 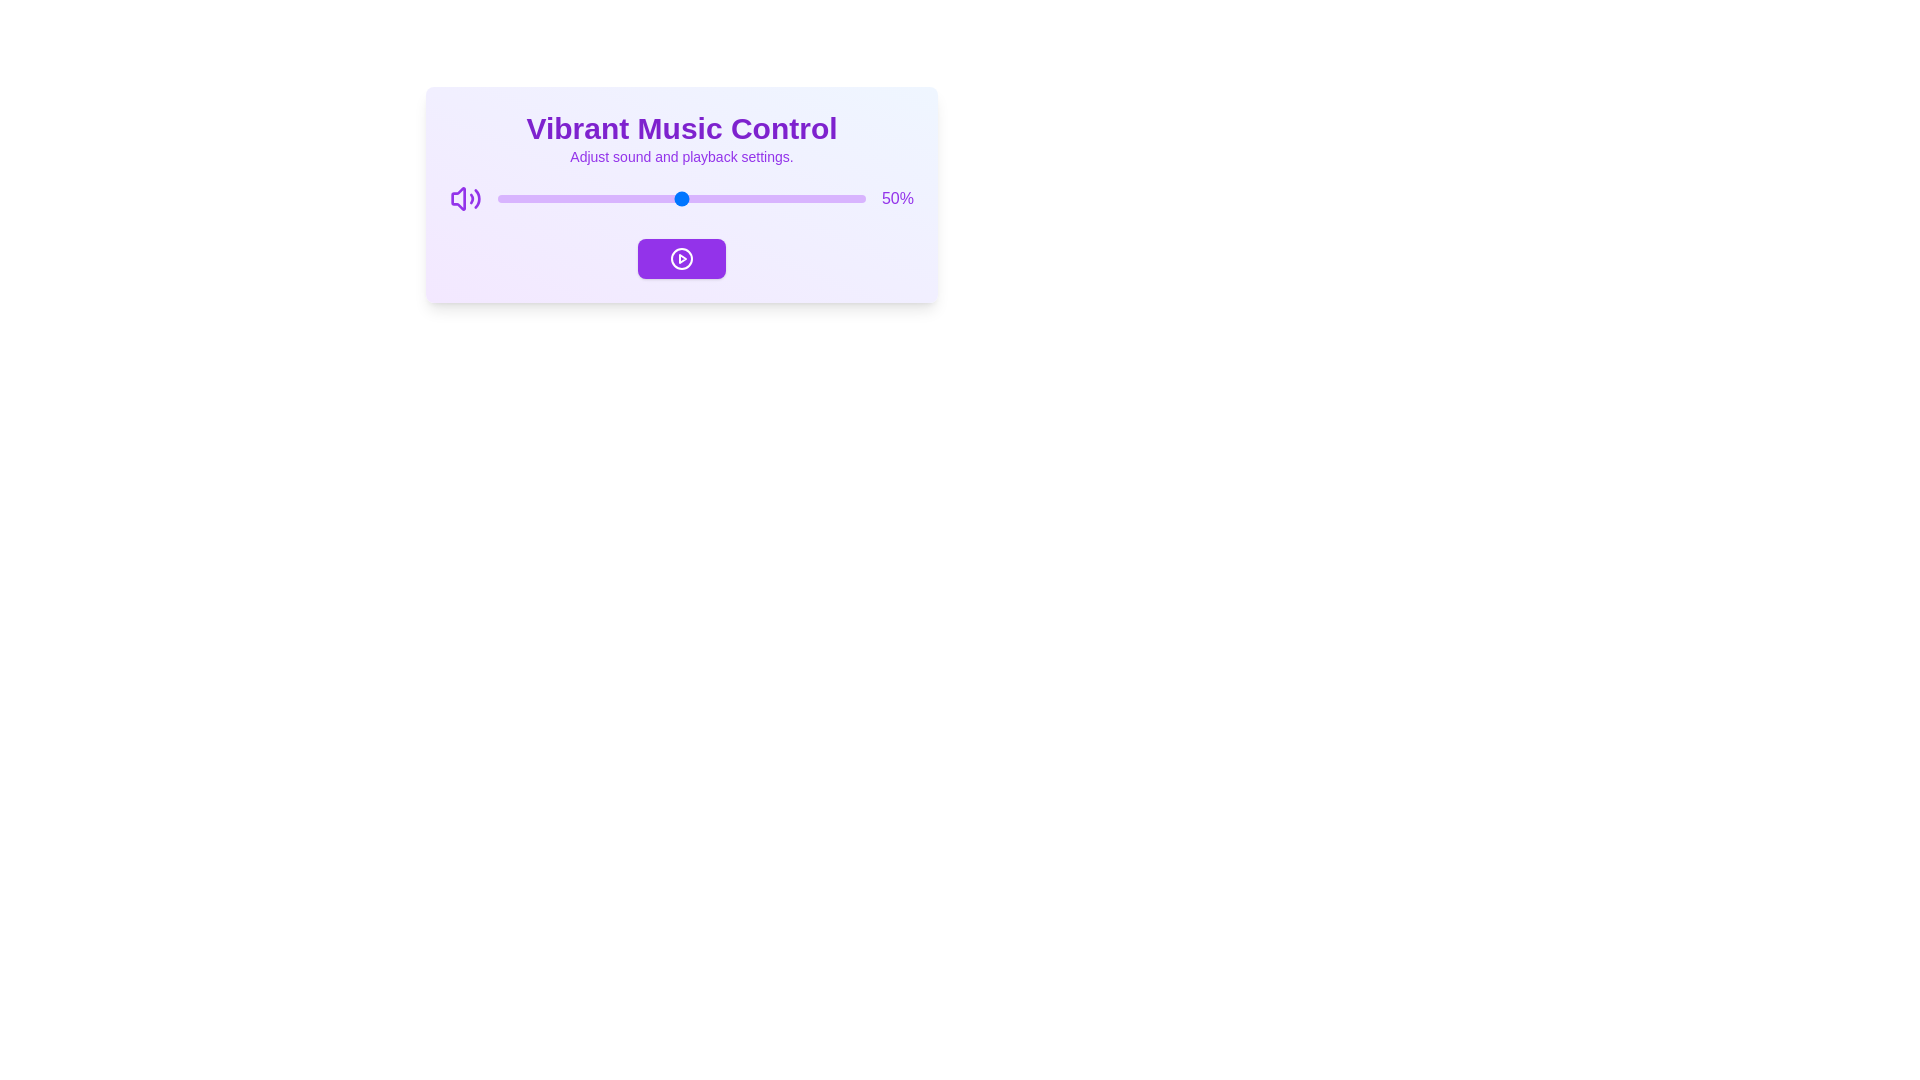 What do you see at coordinates (681, 257) in the screenshot?
I see `play/pause button to toggle playback` at bounding box center [681, 257].